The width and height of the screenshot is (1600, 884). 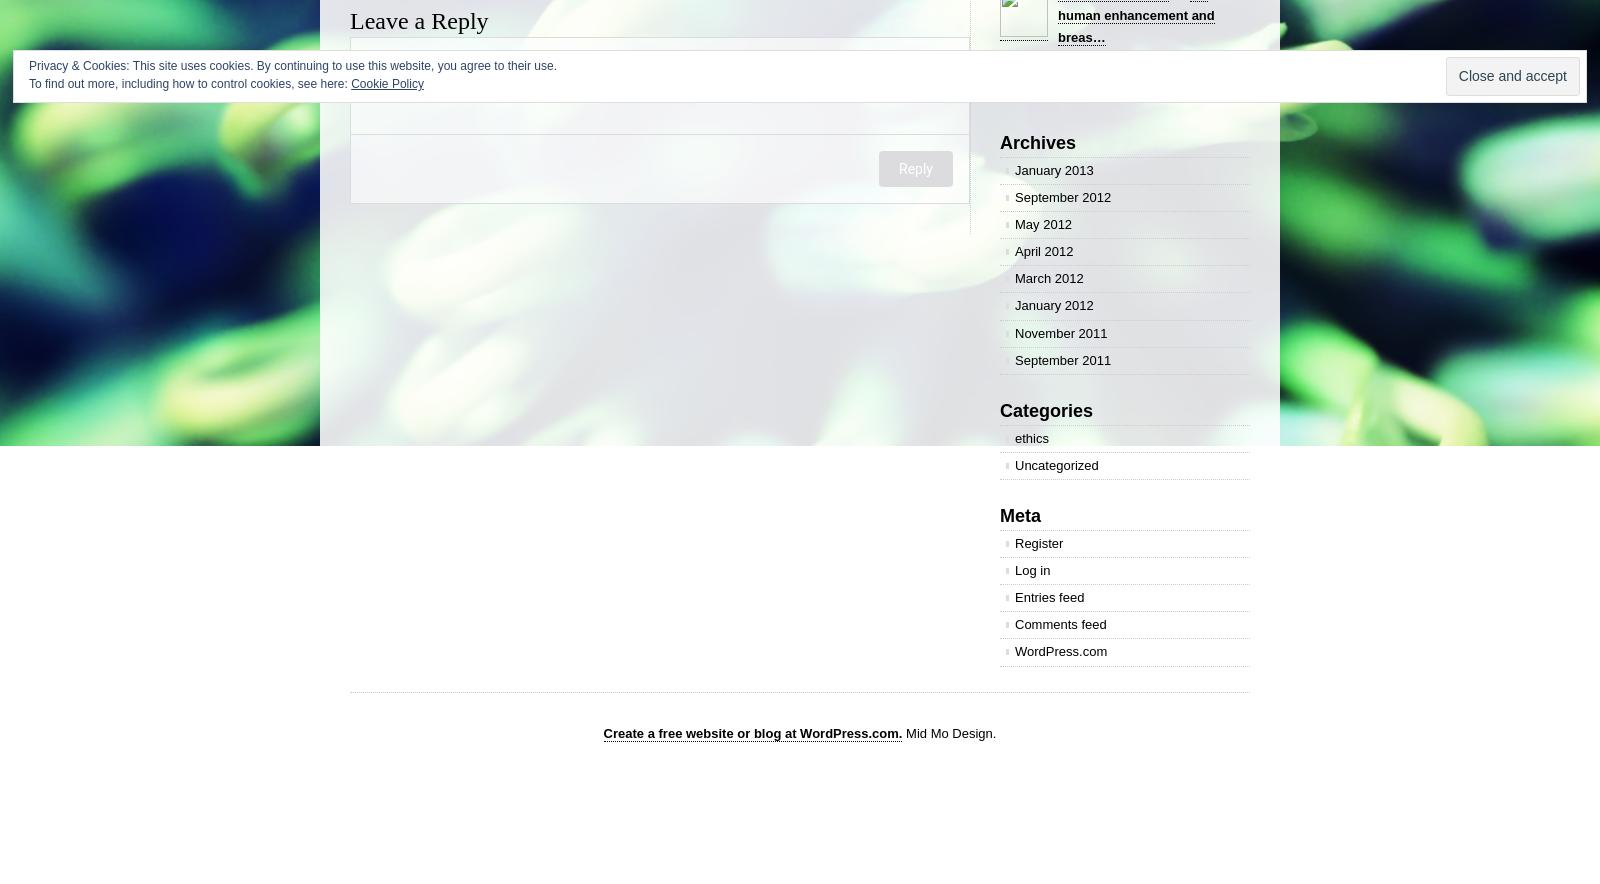 I want to click on 'May 2012', so click(x=1043, y=224).